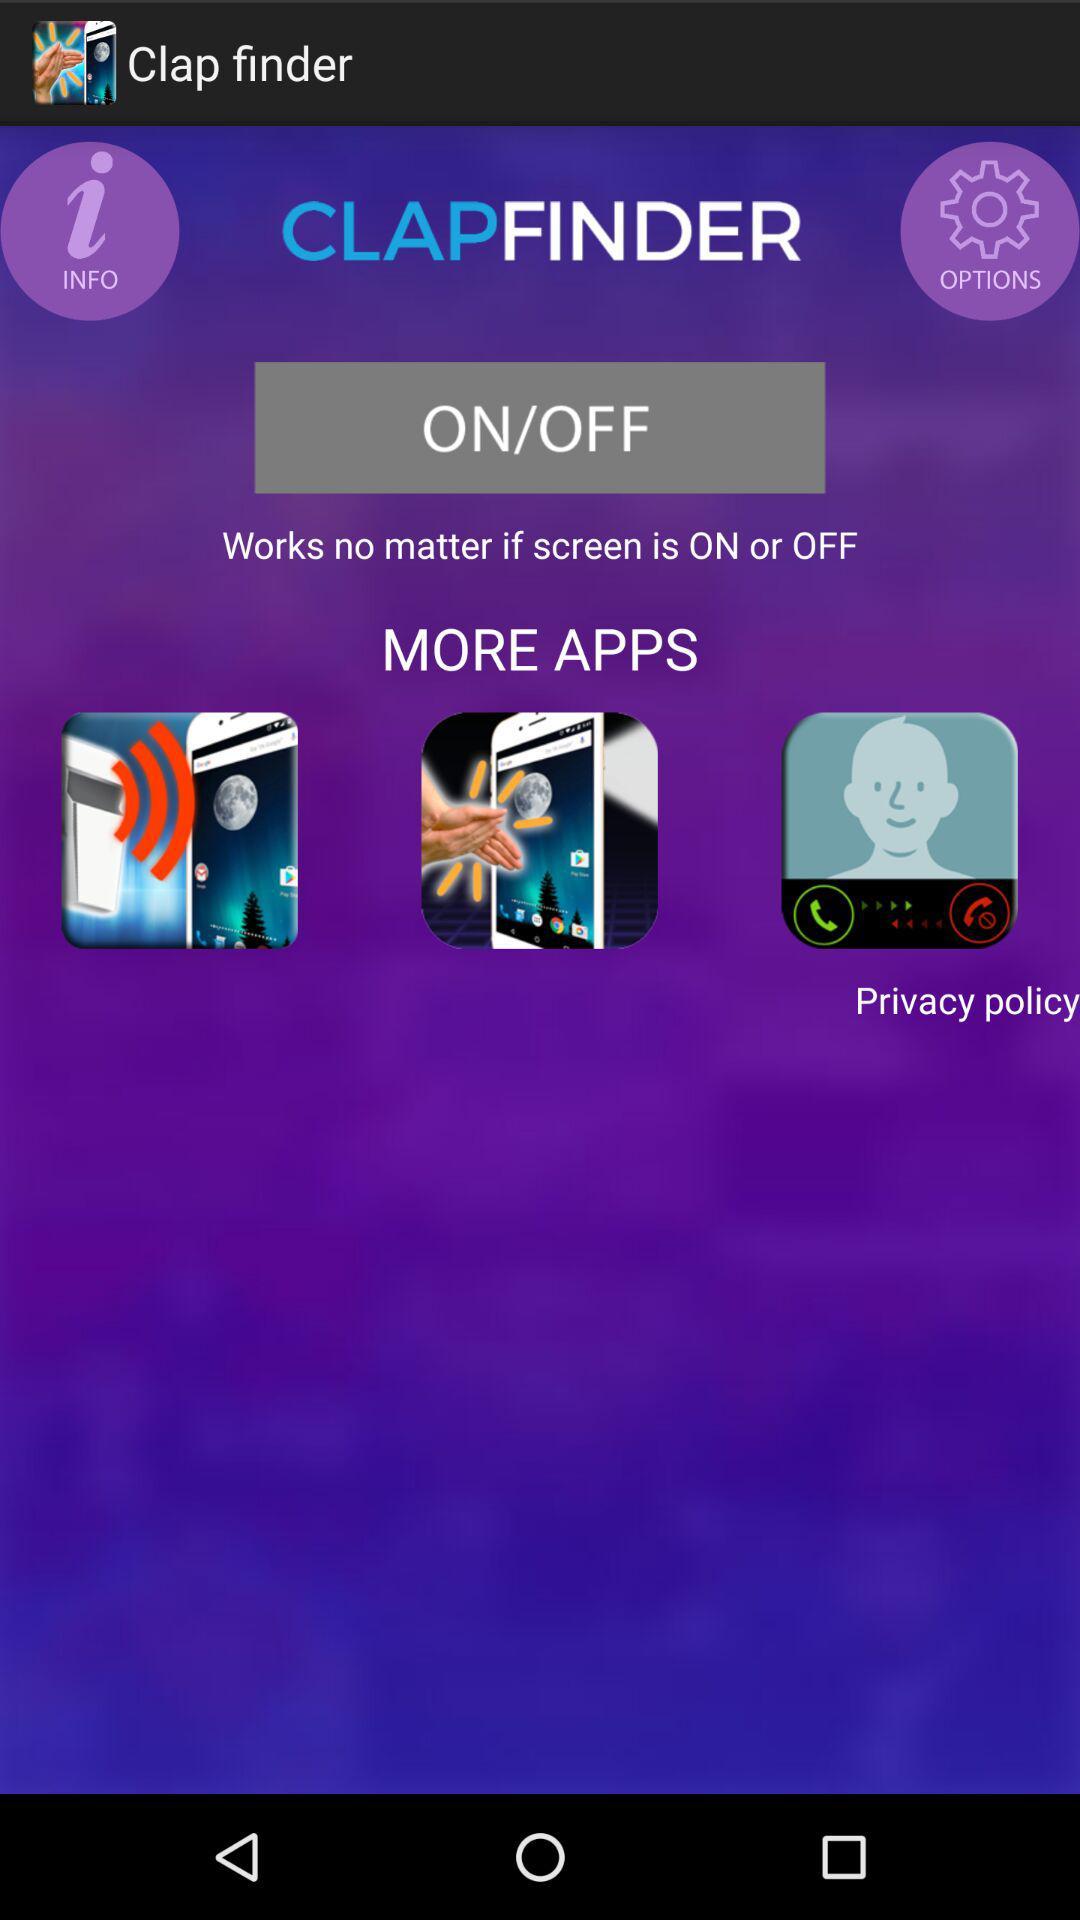 The height and width of the screenshot is (1920, 1080). What do you see at coordinates (898, 830) in the screenshot?
I see `icon on the right` at bounding box center [898, 830].